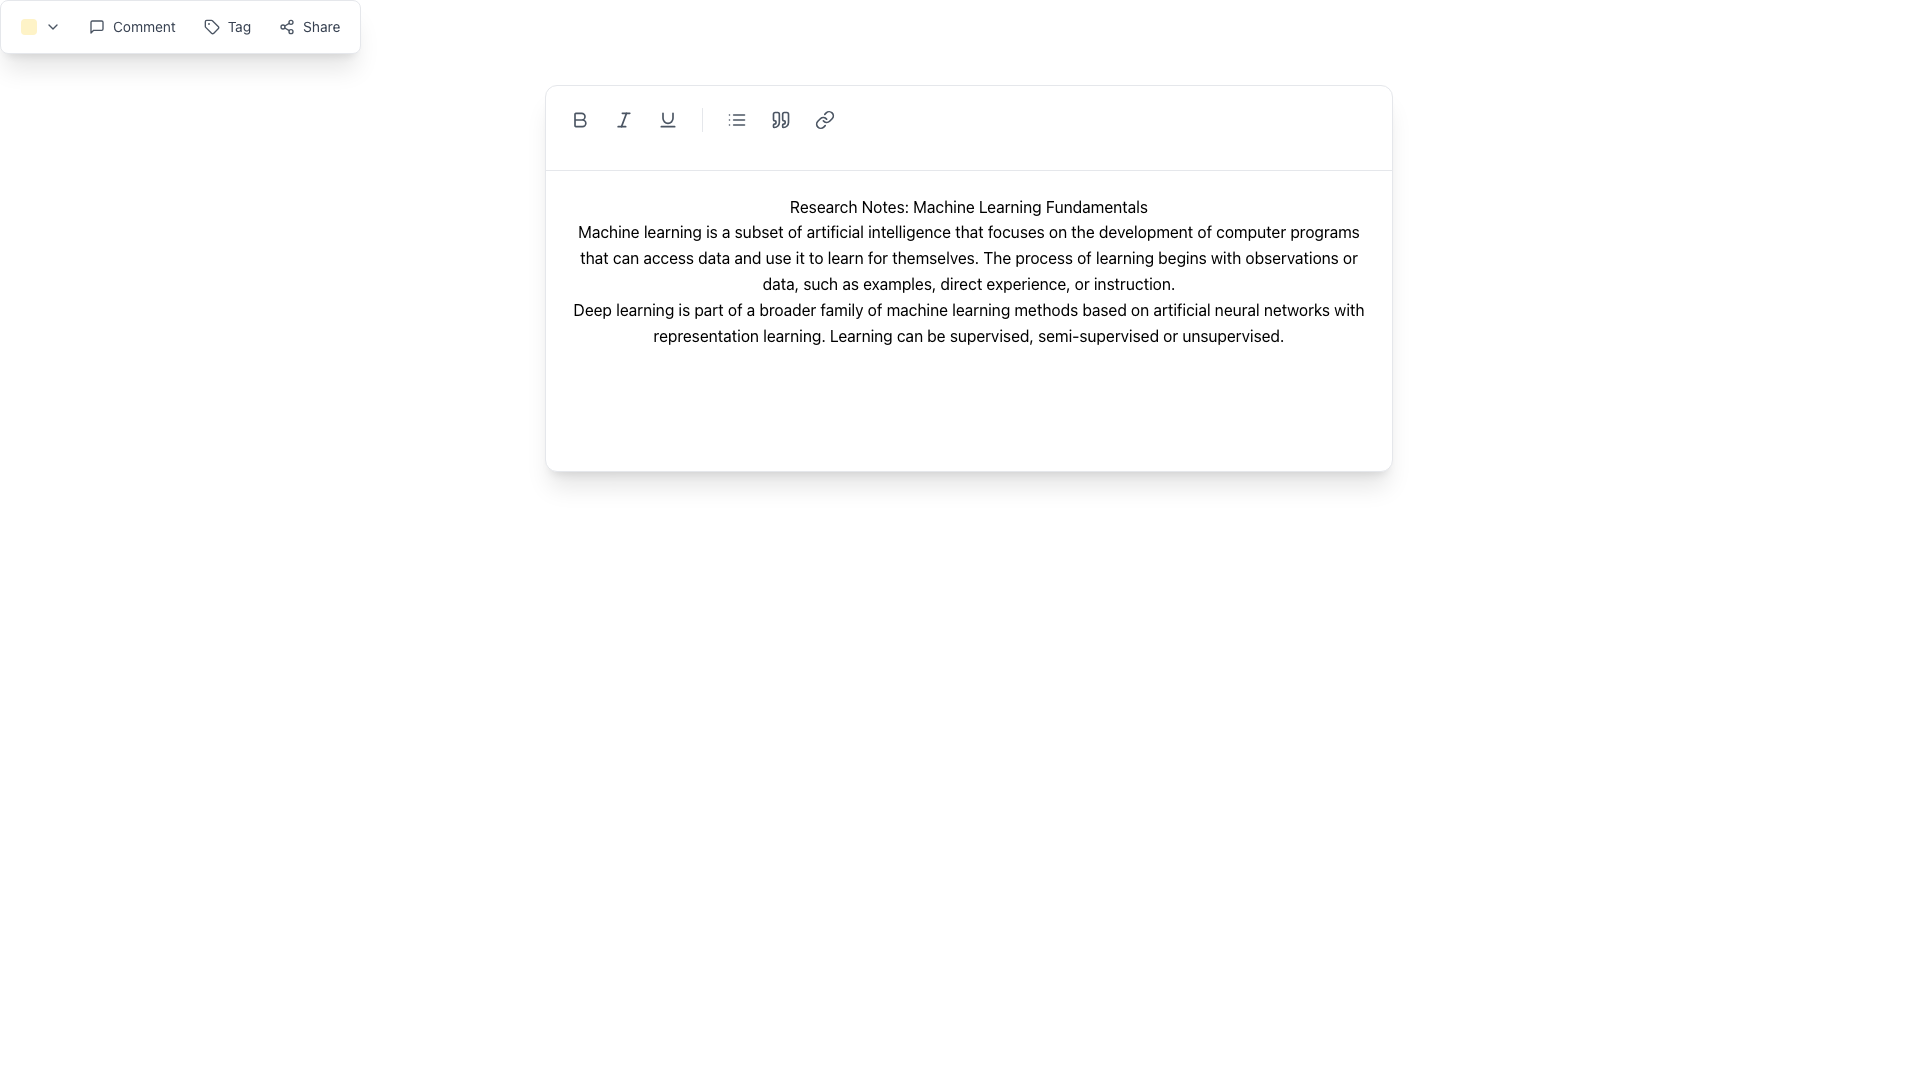 This screenshot has width=1920, height=1080. What do you see at coordinates (623, 119) in the screenshot?
I see `the italic formatting icon located in the toolbar, which is the second icon following the bold icon and preceding the underline icon` at bounding box center [623, 119].